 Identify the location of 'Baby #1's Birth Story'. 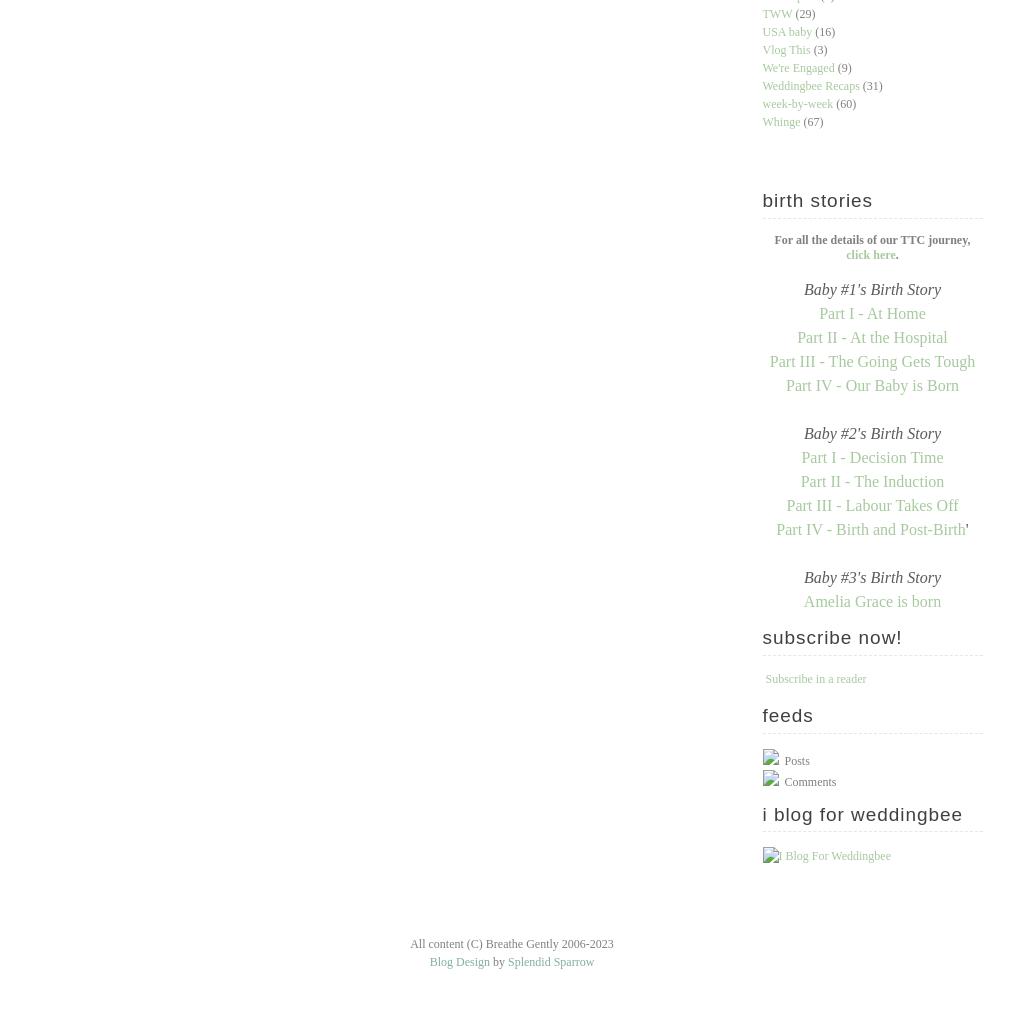
(803, 288).